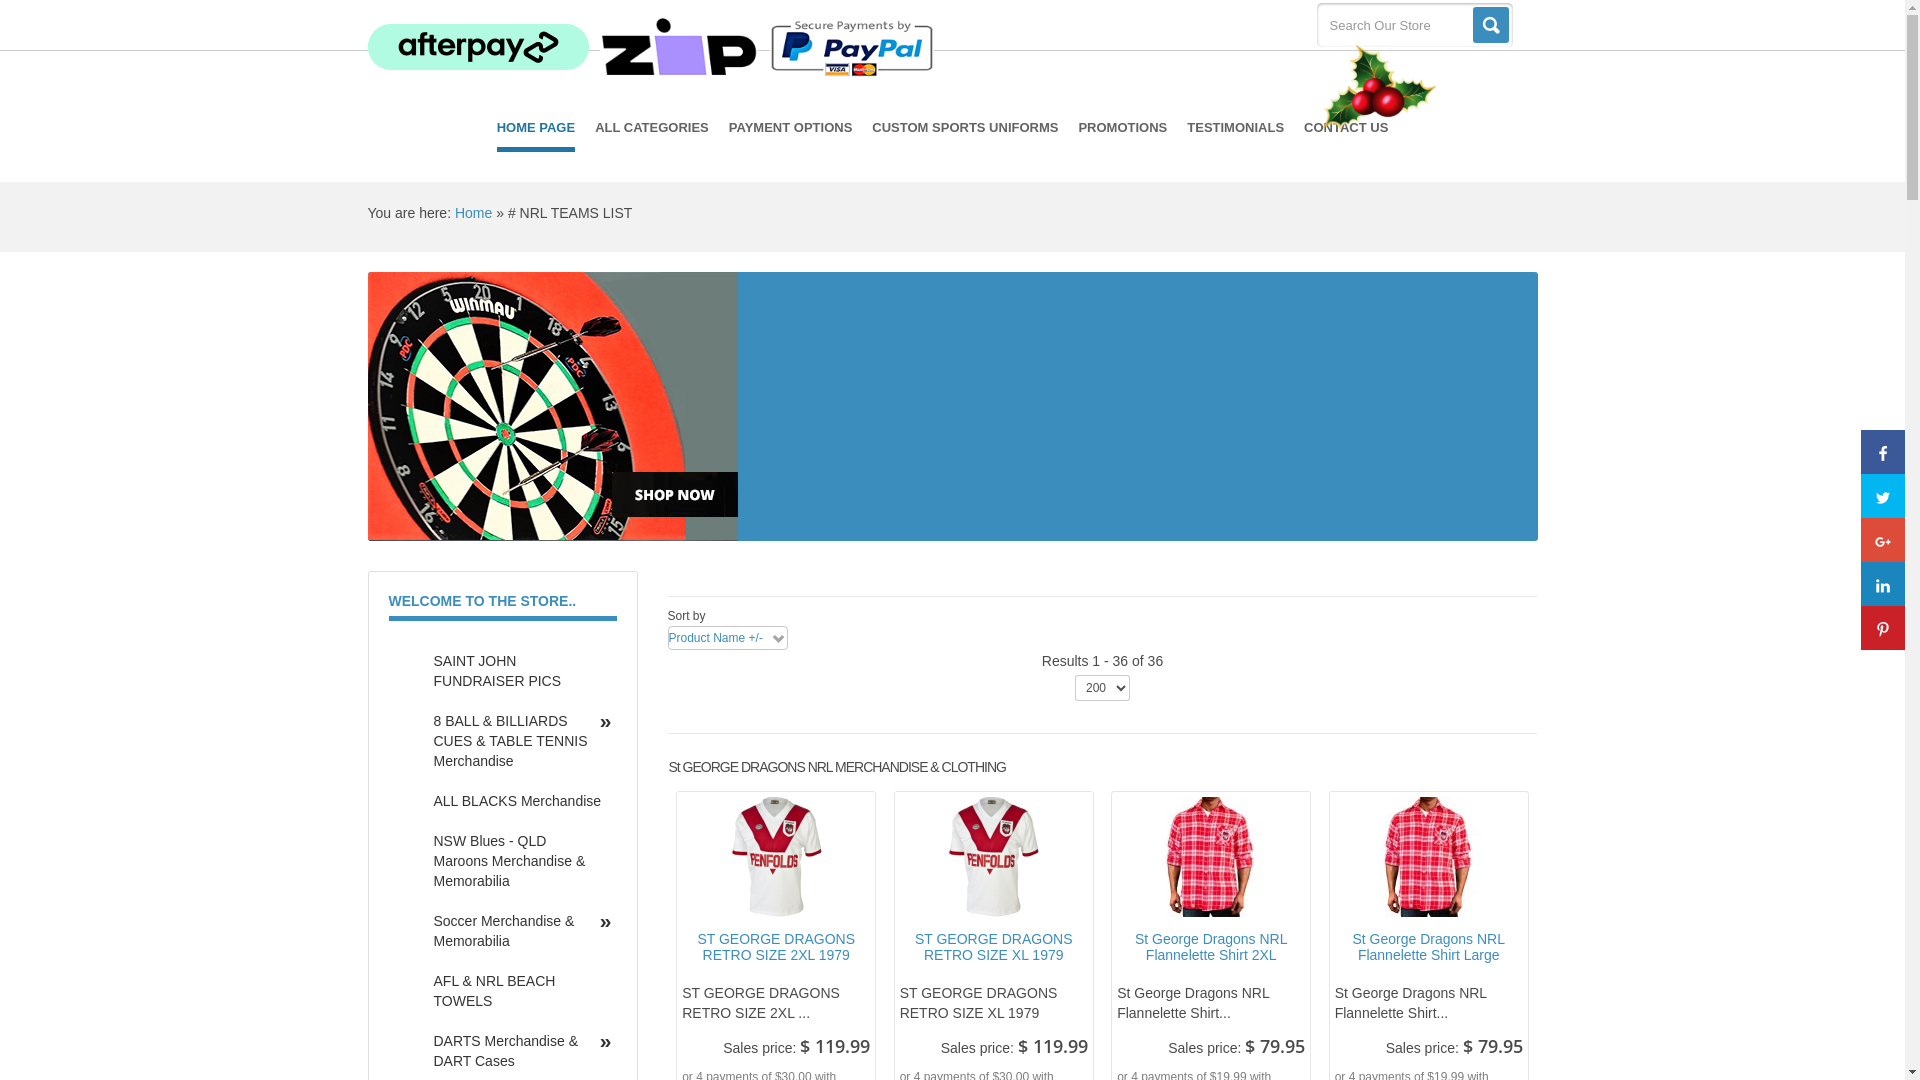 The height and width of the screenshot is (1080, 1920). I want to click on 'Home', so click(454, 212).